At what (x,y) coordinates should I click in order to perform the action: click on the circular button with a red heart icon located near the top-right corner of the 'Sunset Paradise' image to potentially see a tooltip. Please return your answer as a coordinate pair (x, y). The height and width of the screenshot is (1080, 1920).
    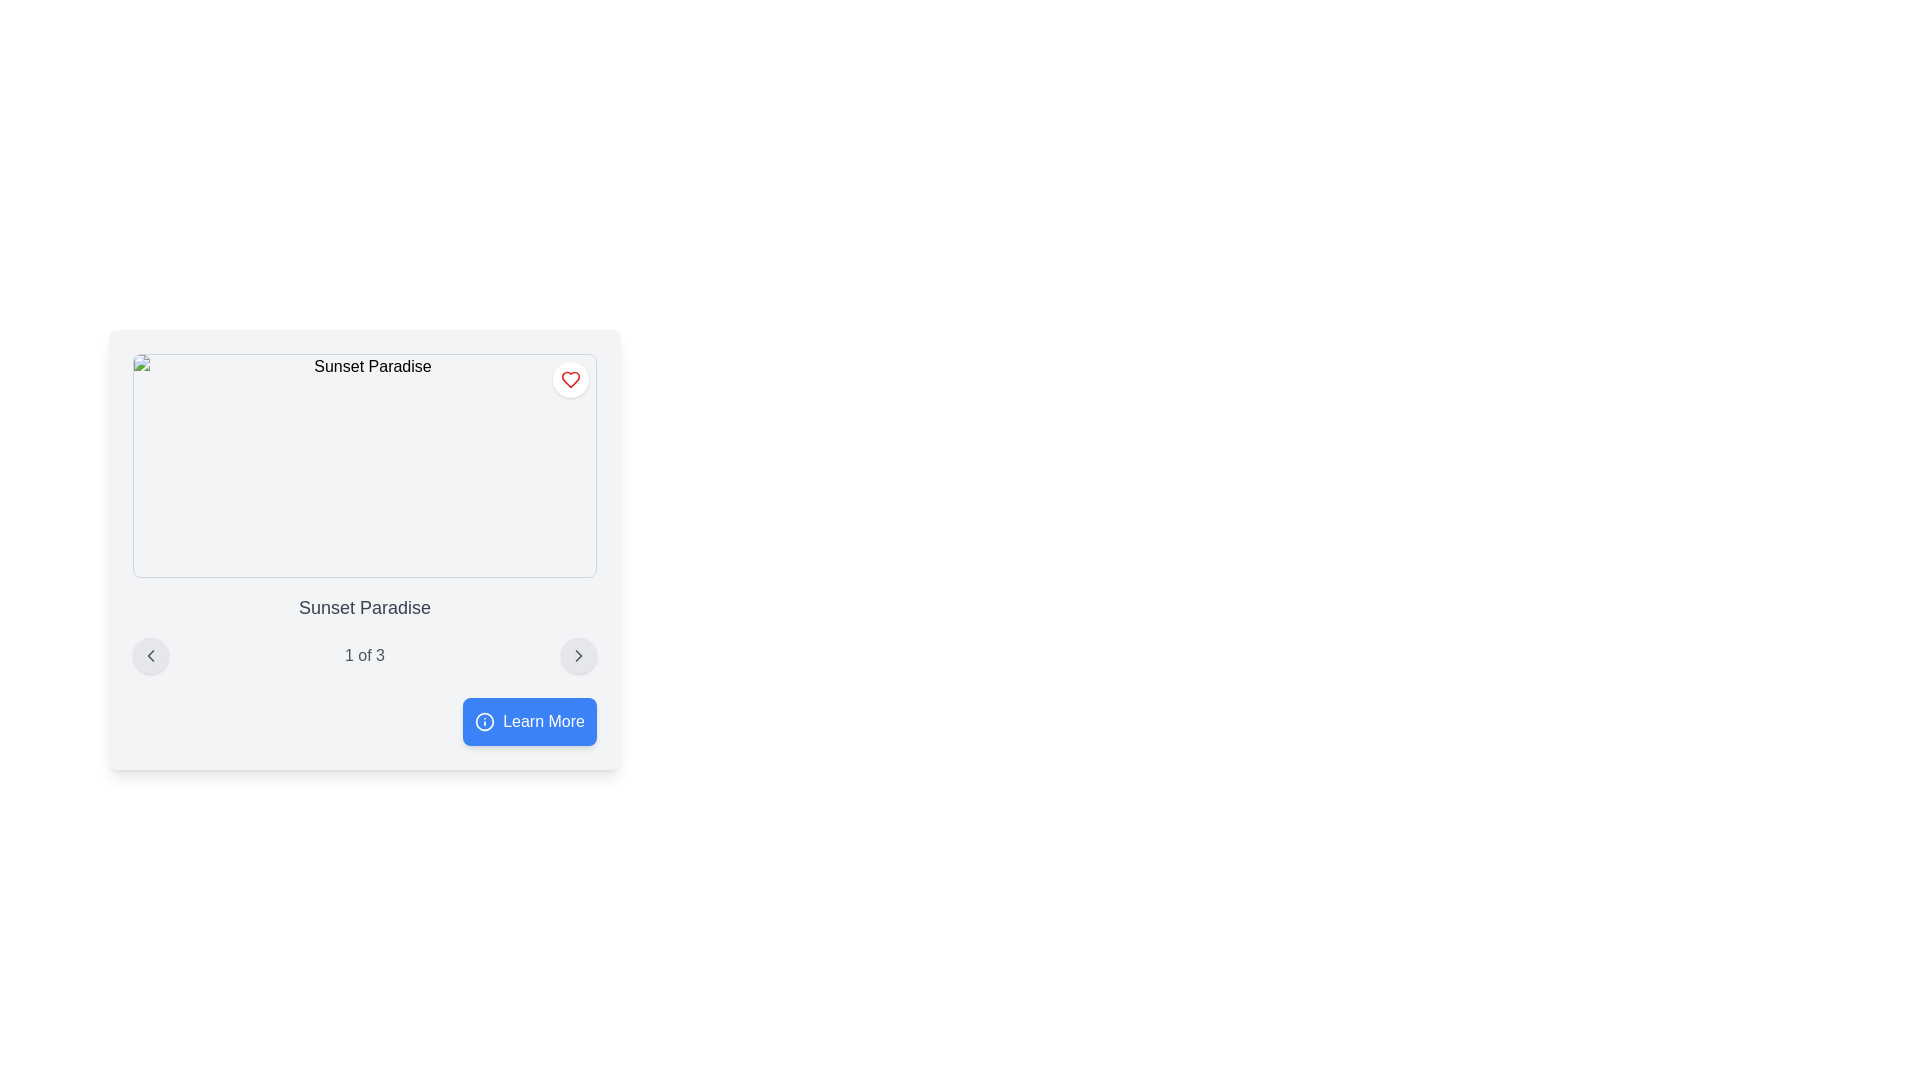
    Looking at the image, I should click on (570, 380).